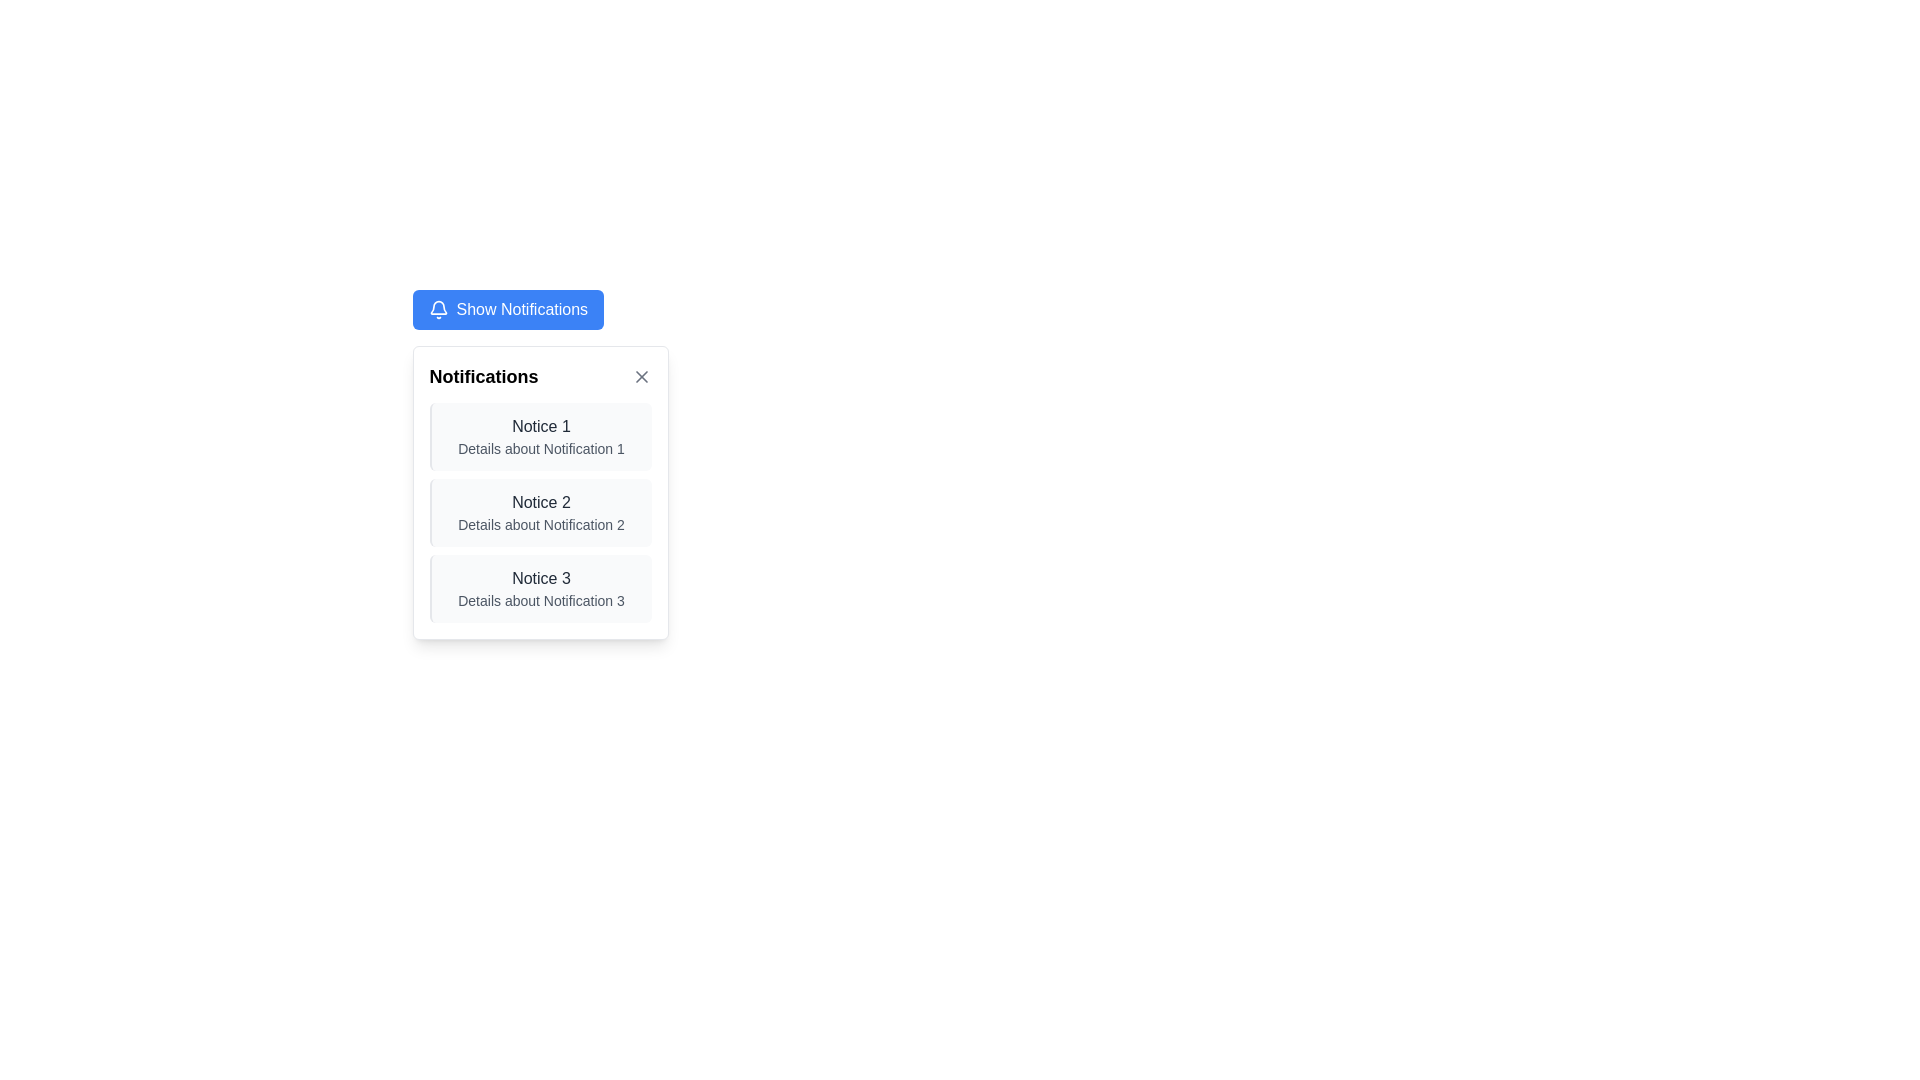 The width and height of the screenshot is (1920, 1080). Describe the element at coordinates (522, 309) in the screenshot. I see `text label that says 'Show Notifications', which is prominently displayed in white font on a blue background within a button that includes a bell icon to its left` at that location.